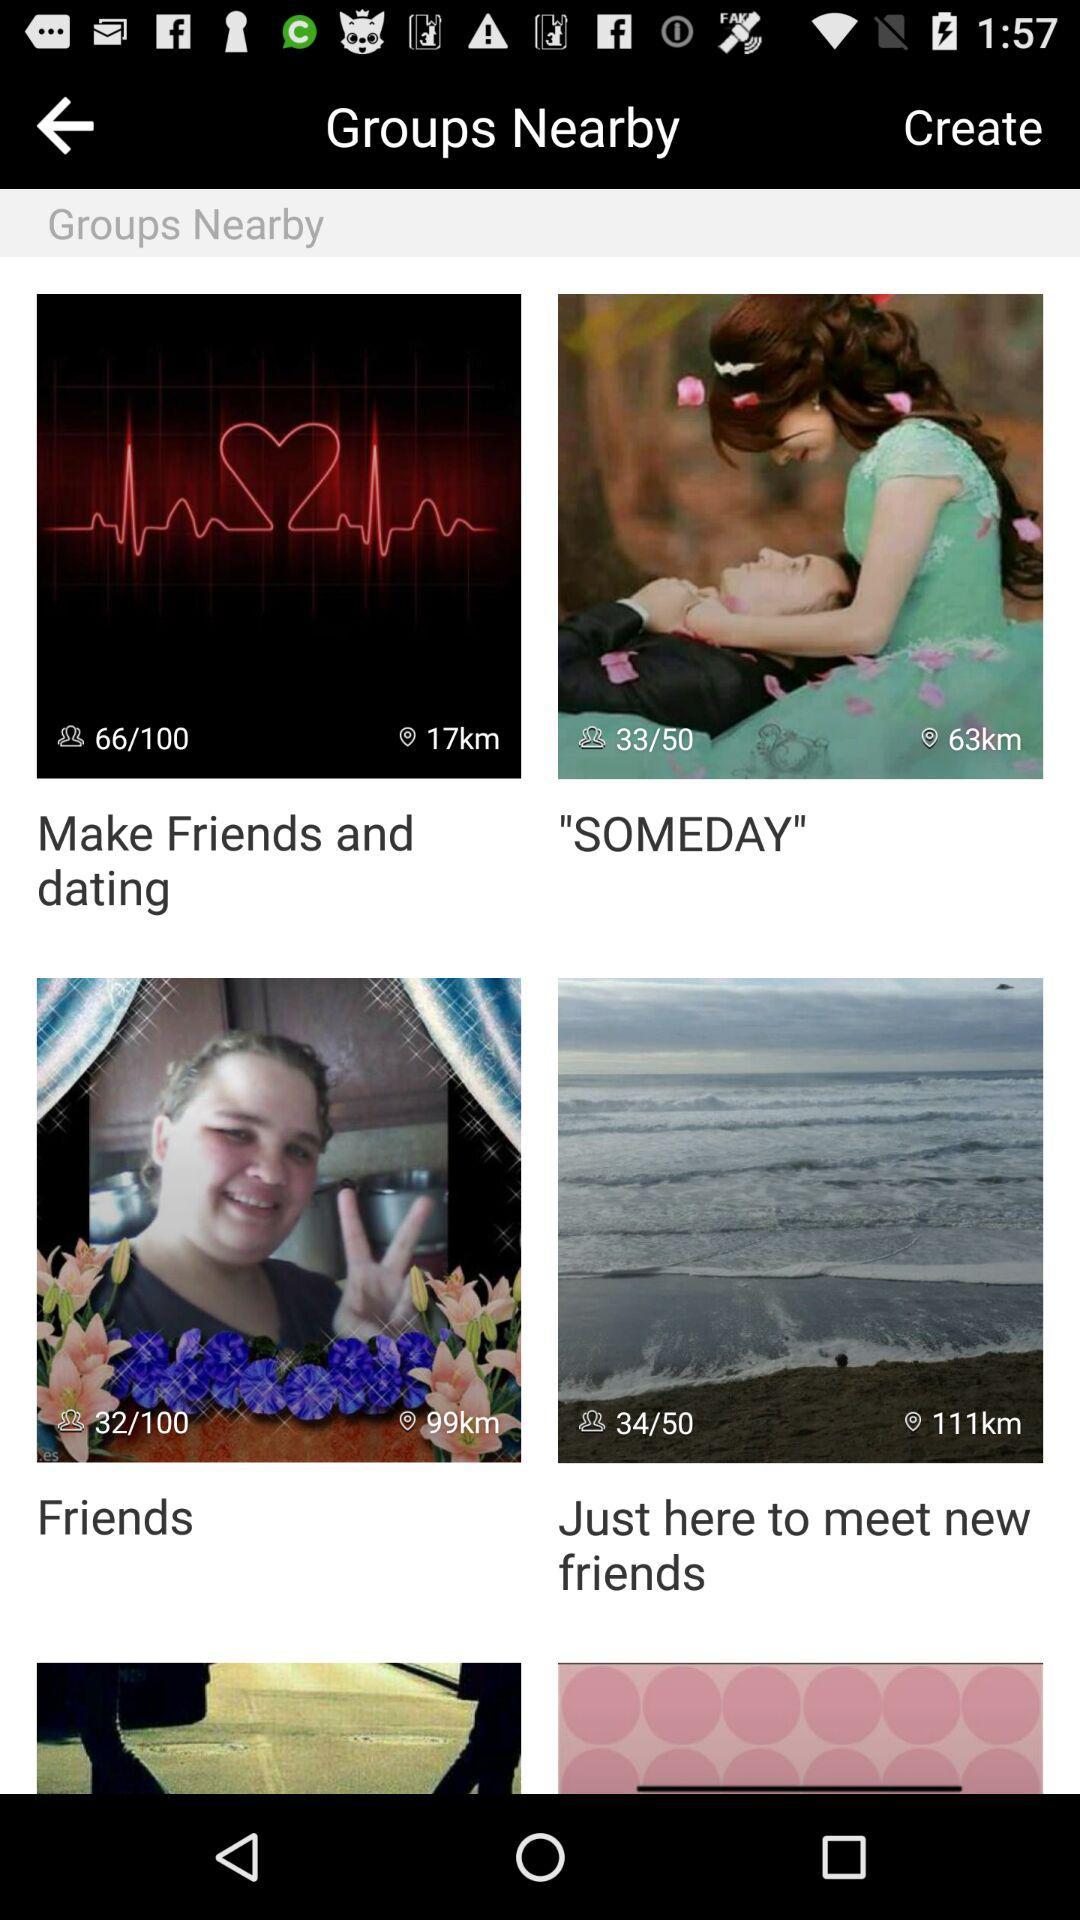 This screenshot has width=1080, height=1920. I want to click on item to the right of 66/100, so click(450, 736).